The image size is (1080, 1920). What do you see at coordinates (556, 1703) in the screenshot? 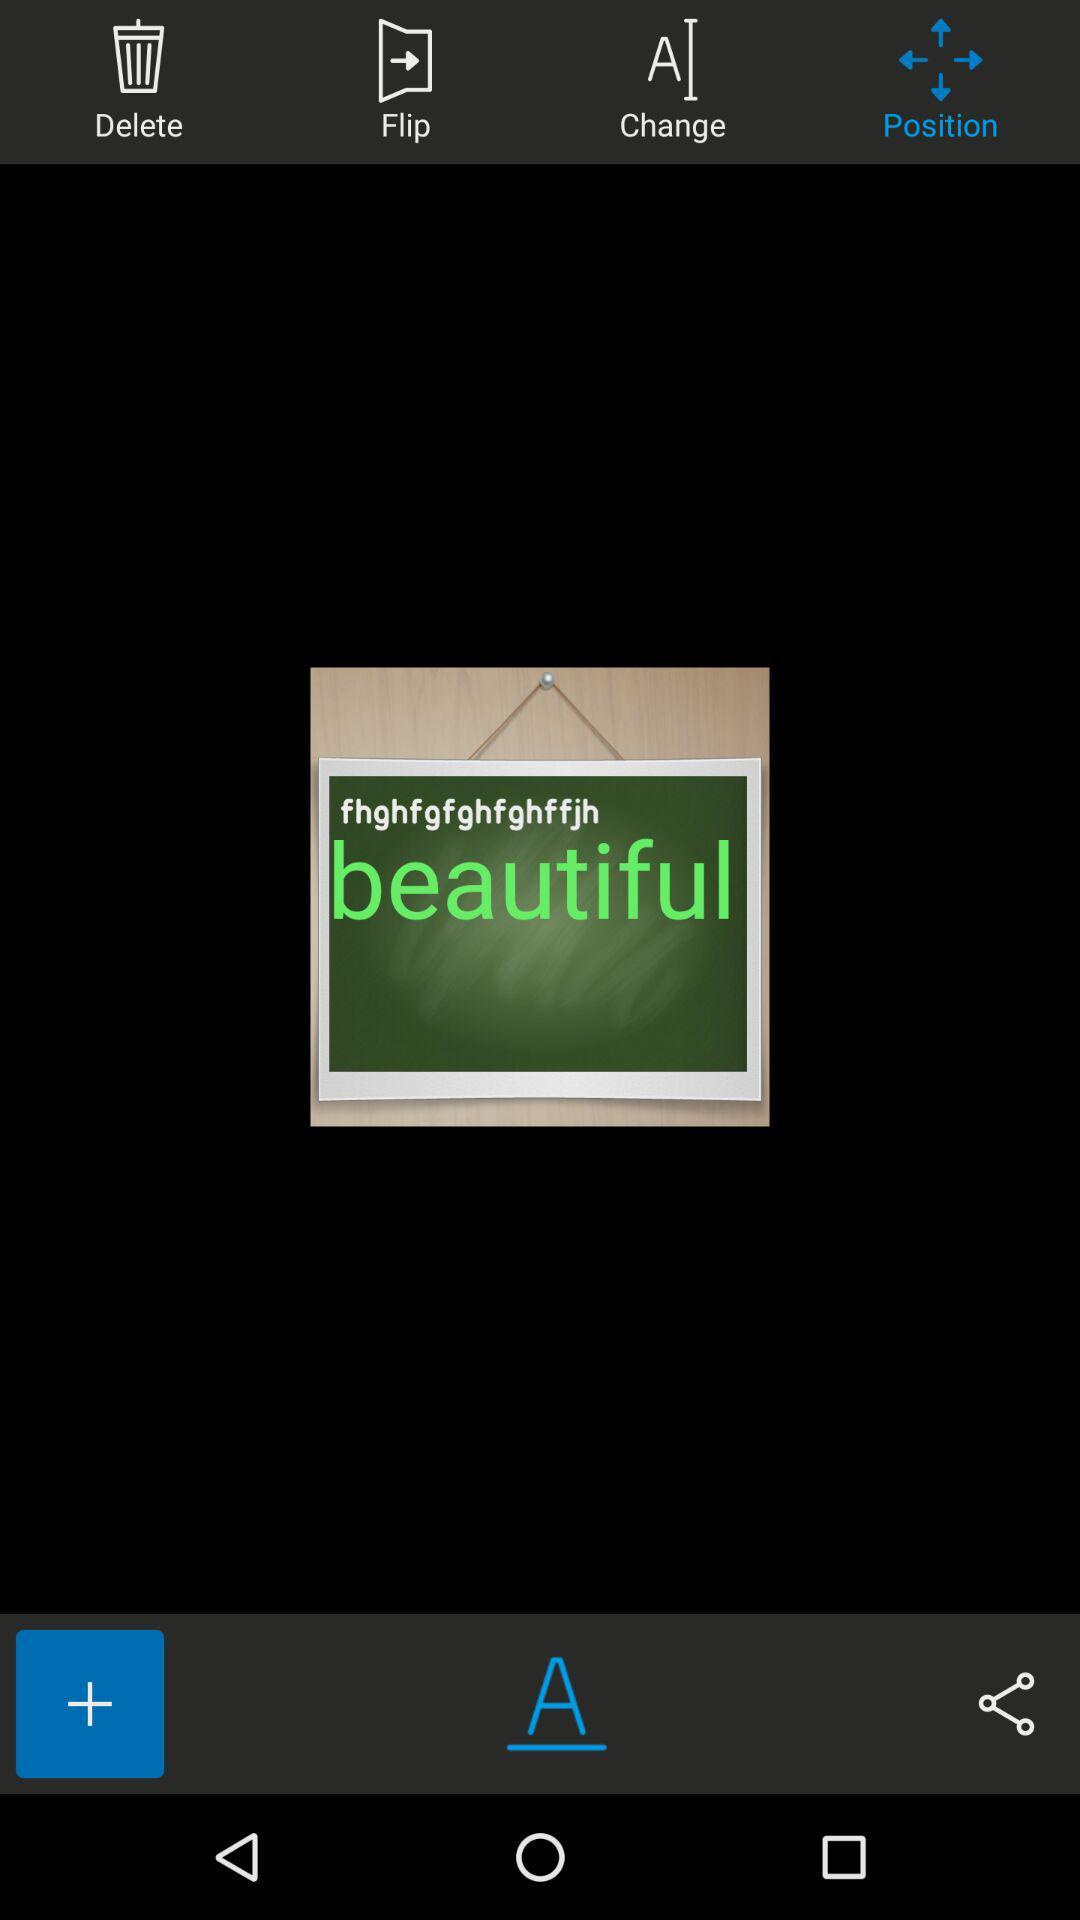
I see `the font icon` at bounding box center [556, 1703].